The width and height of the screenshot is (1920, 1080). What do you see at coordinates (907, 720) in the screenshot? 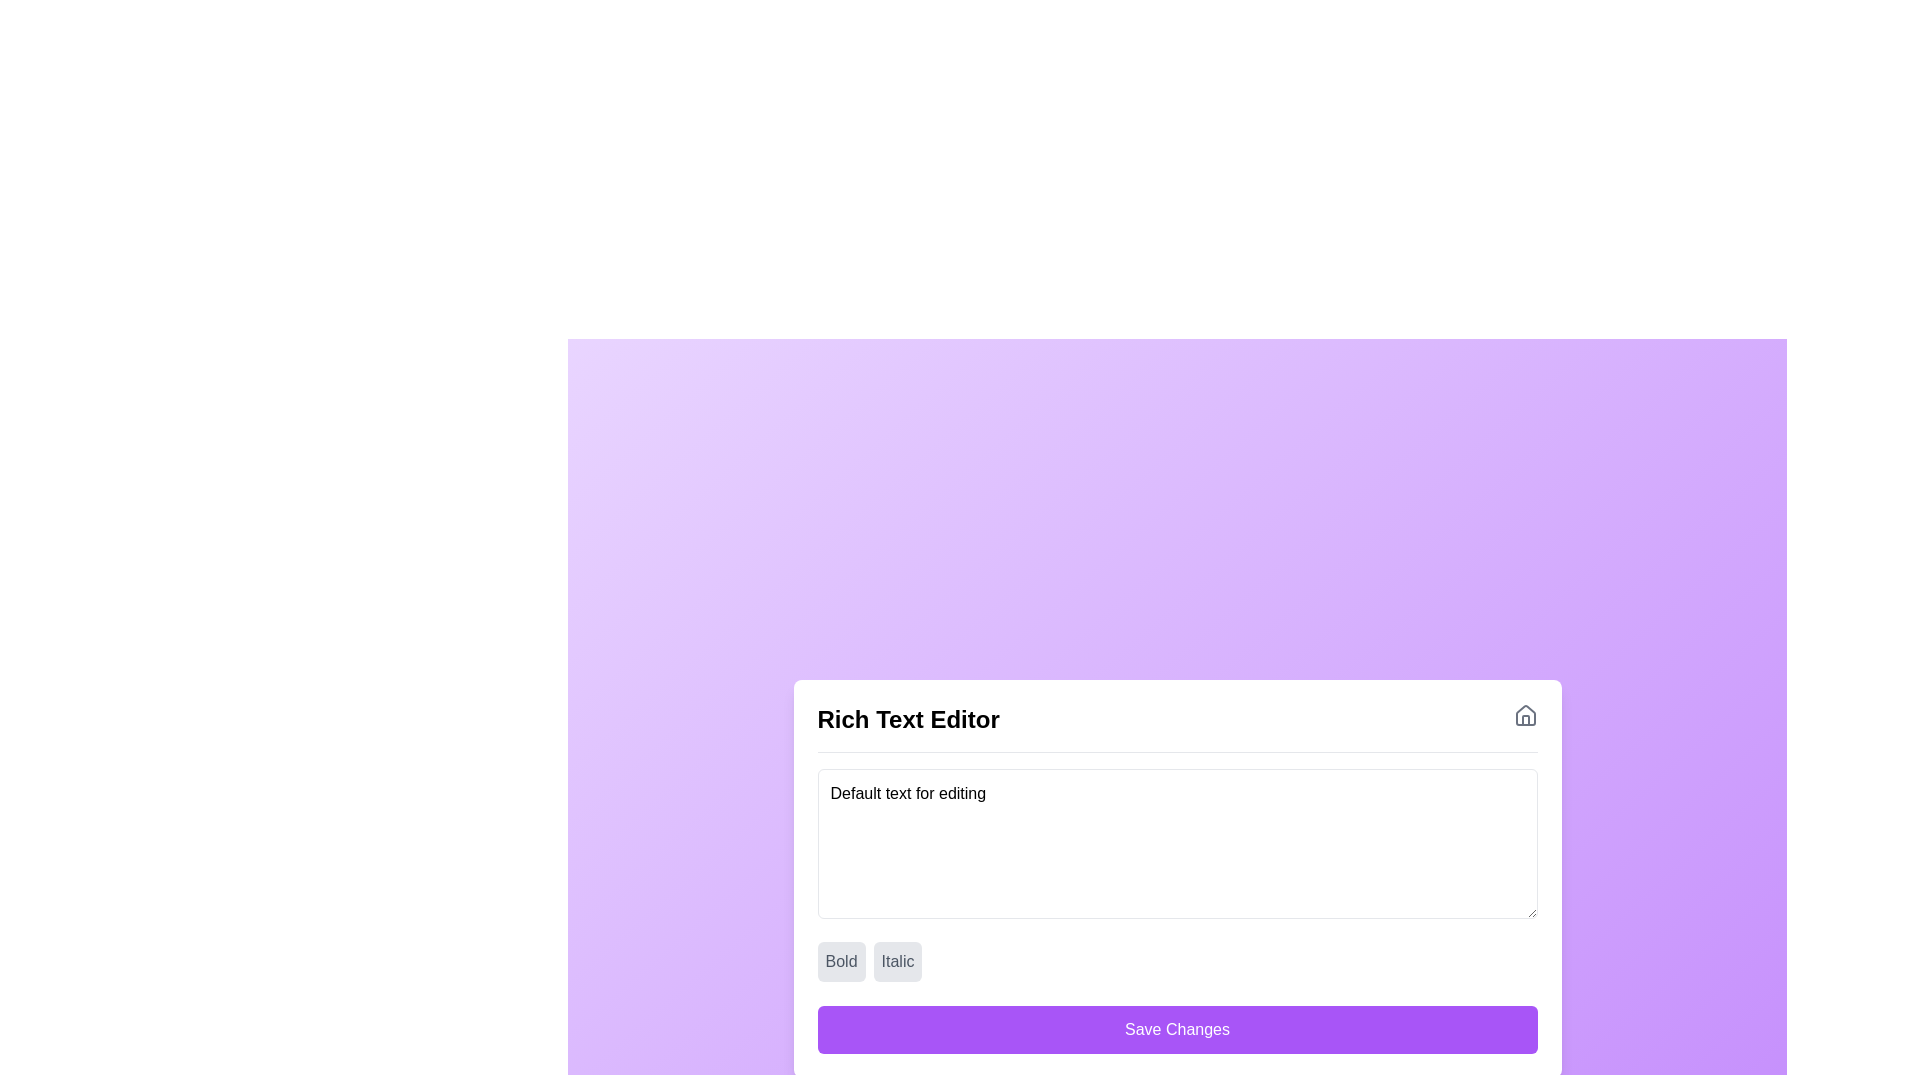
I see `the title label located at the top left of the text editor's toolbar, which serves as the heading for the section below` at bounding box center [907, 720].